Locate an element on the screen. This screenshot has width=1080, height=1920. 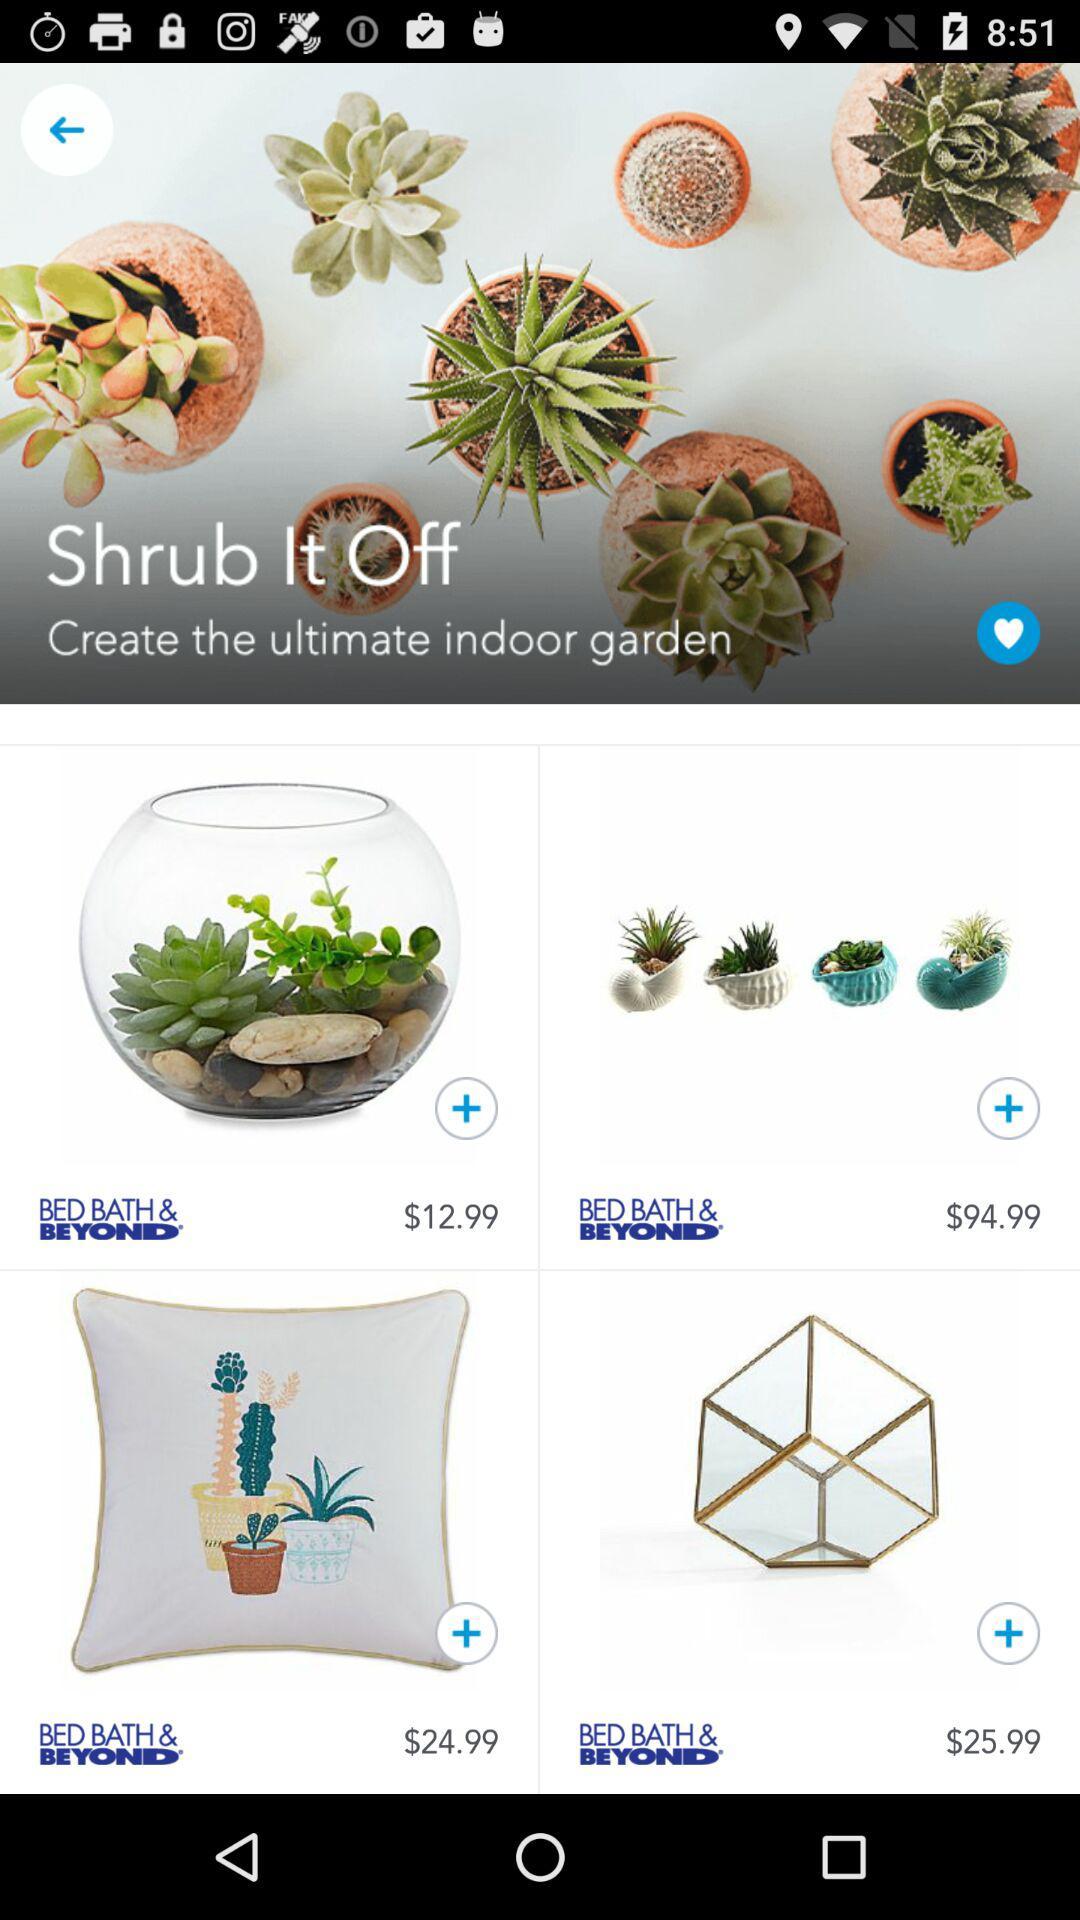
to favorites is located at coordinates (1008, 1633).